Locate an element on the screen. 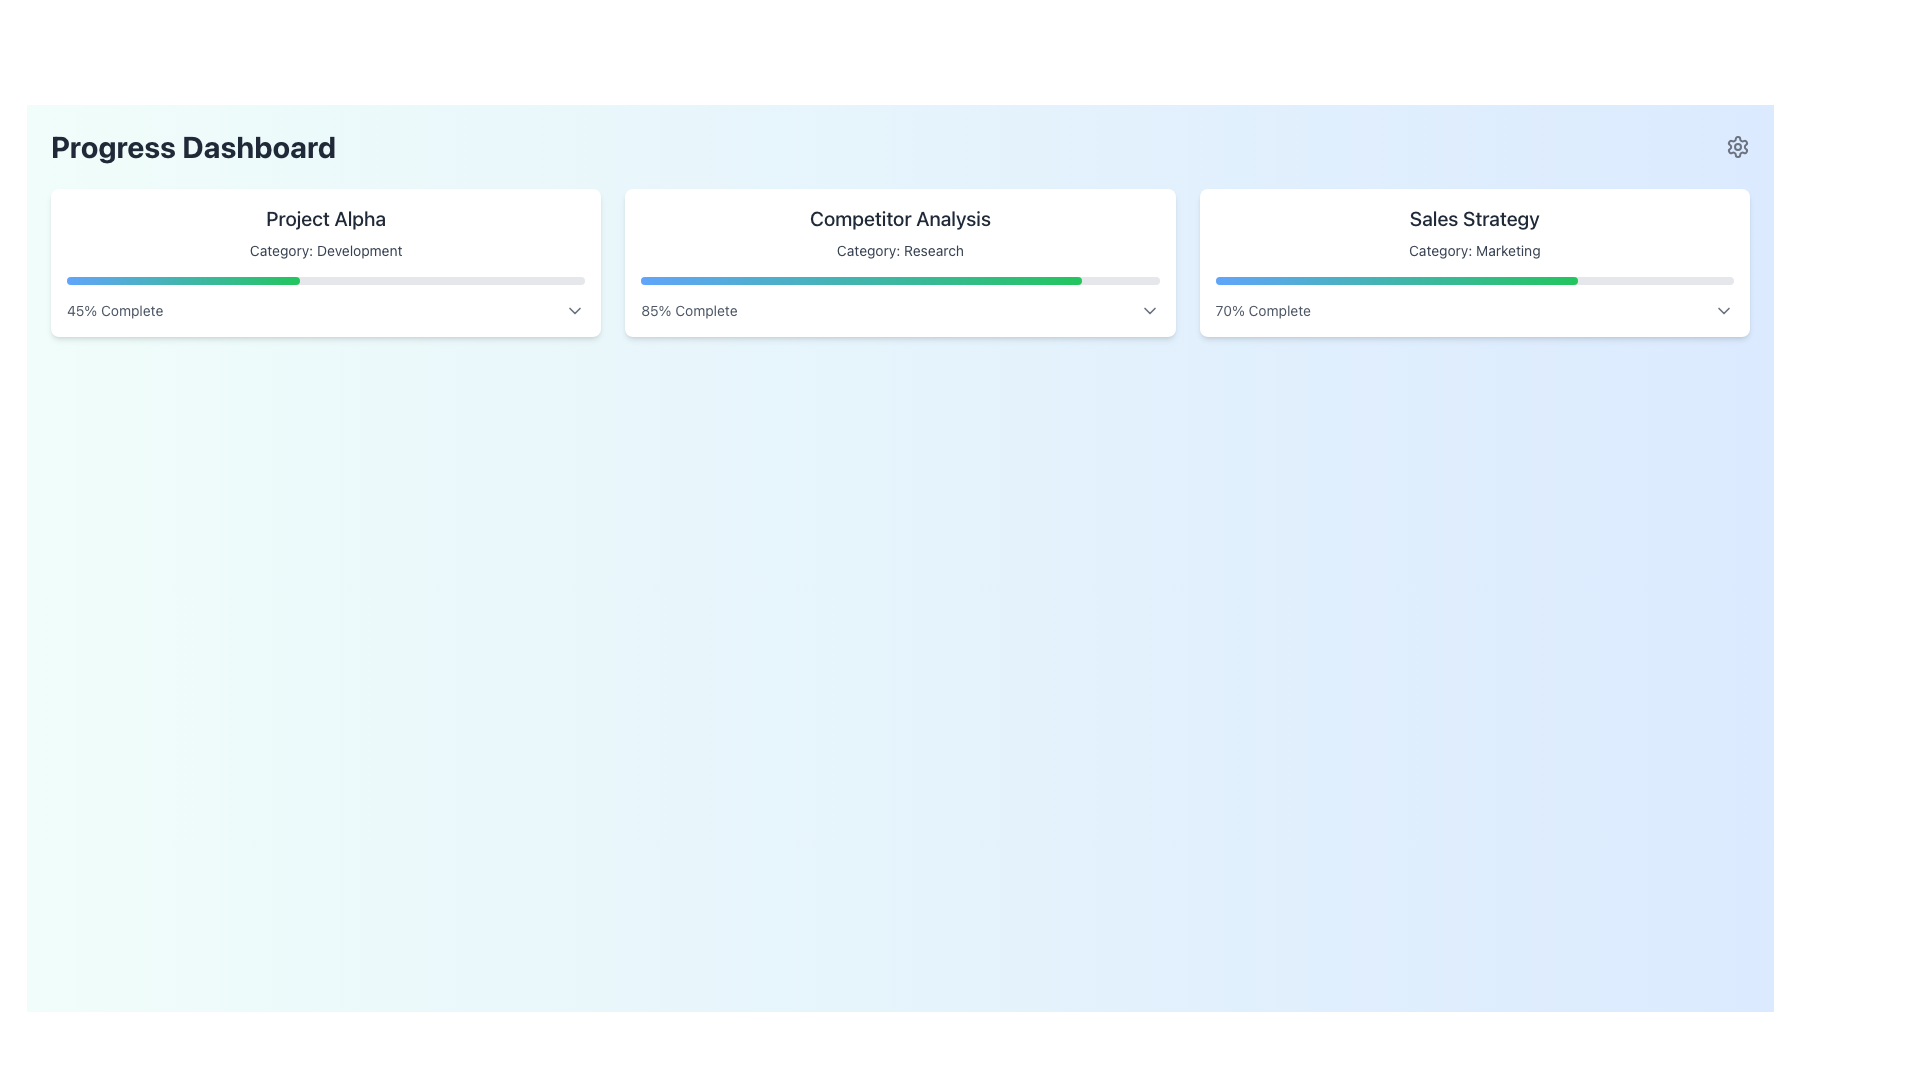 Image resolution: width=1920 pixels, height=1080 pixels. the main title text label located at the top of the central card, which identifies the specific content or section is located at coordinates (899, 219).